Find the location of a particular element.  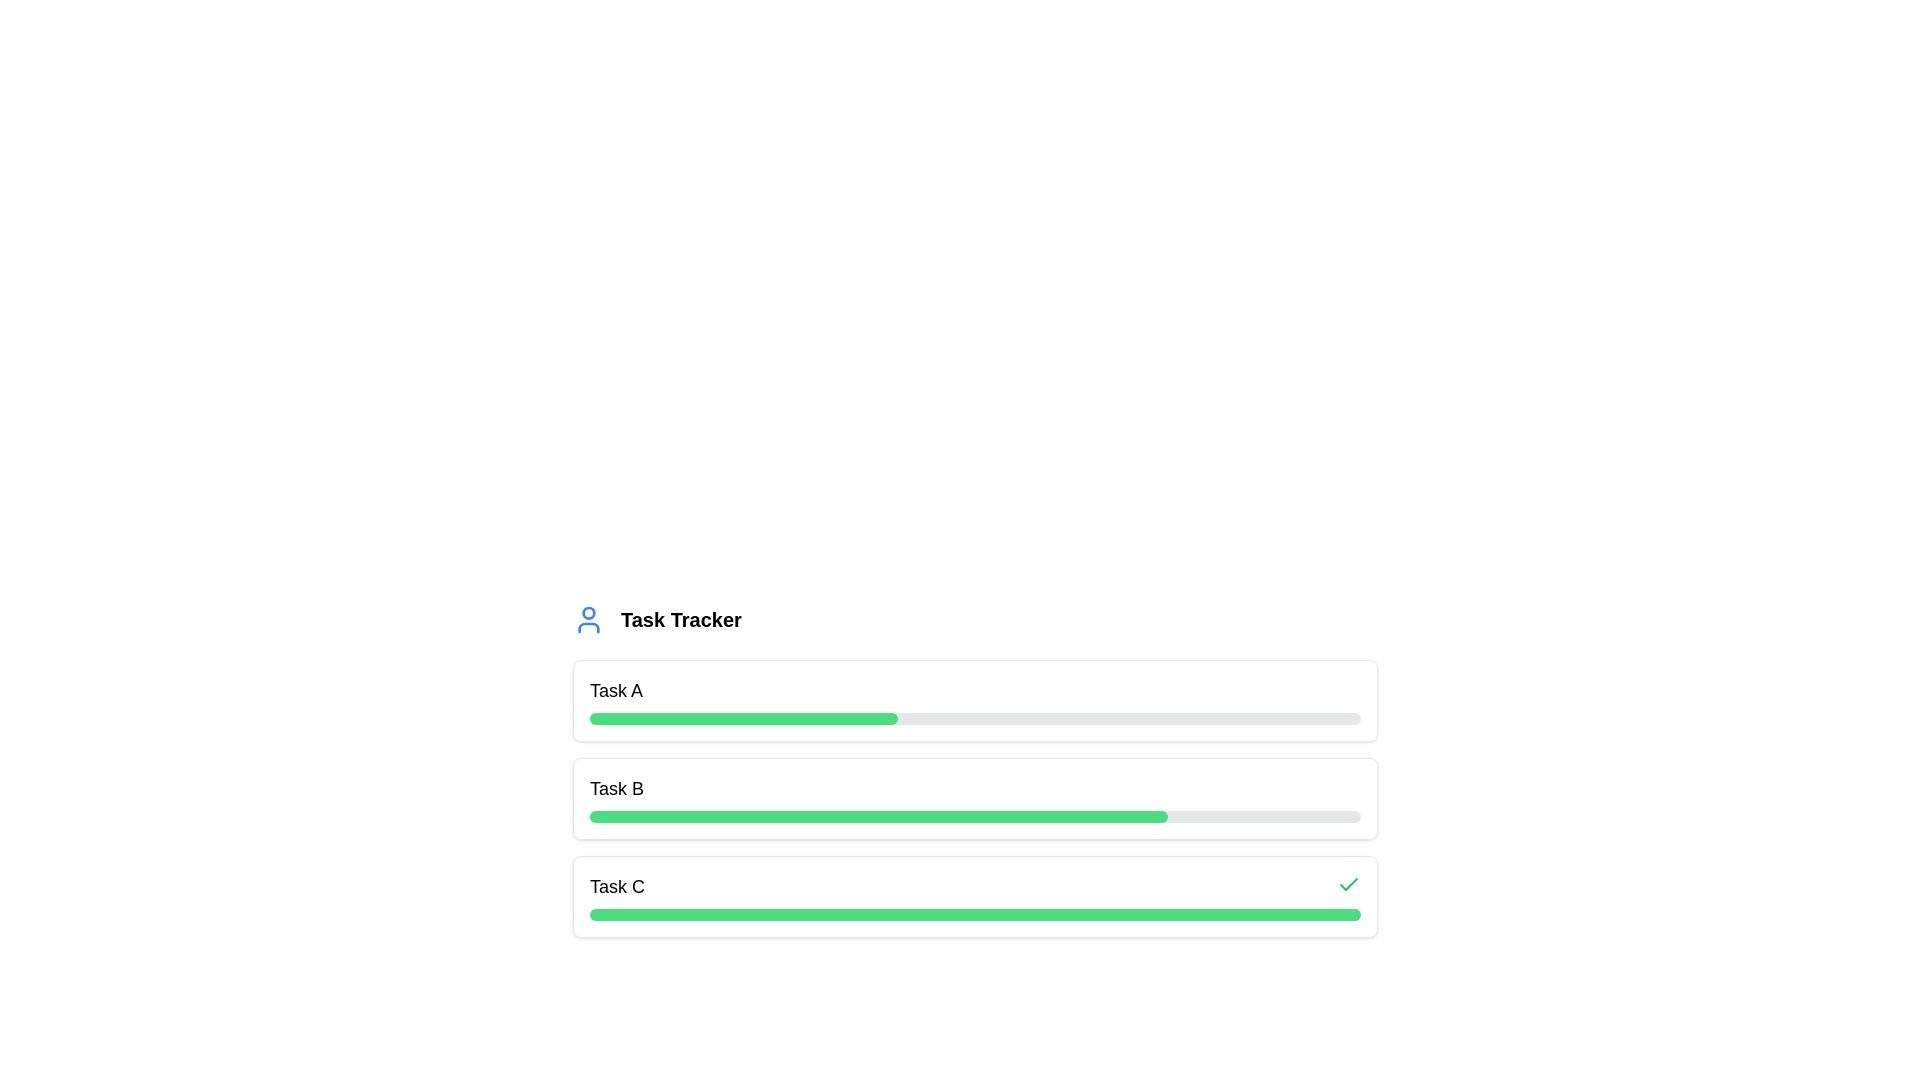

the top circular component of the user icon in the Task Tracker interface is located at coordinates (588, 612).